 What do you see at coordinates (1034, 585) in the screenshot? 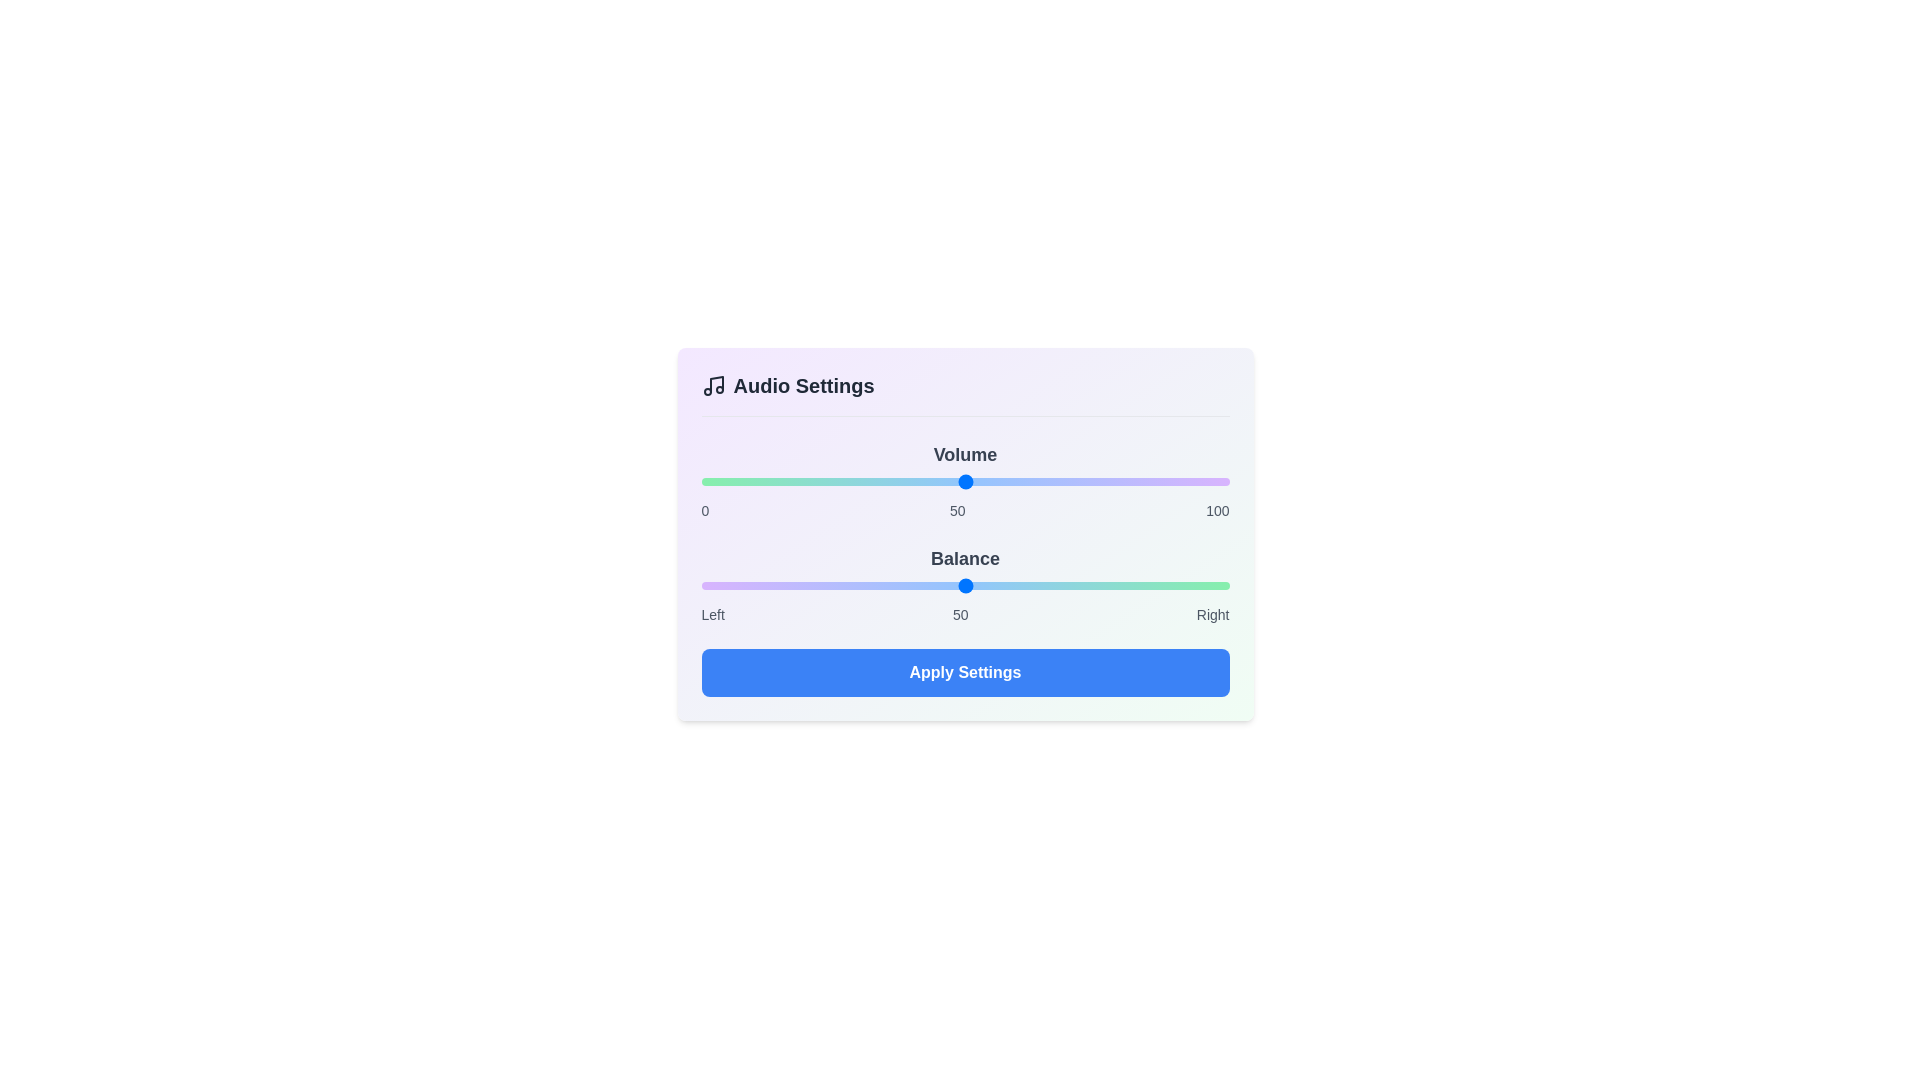
I see `balance` at bounding box center [1034, 585].